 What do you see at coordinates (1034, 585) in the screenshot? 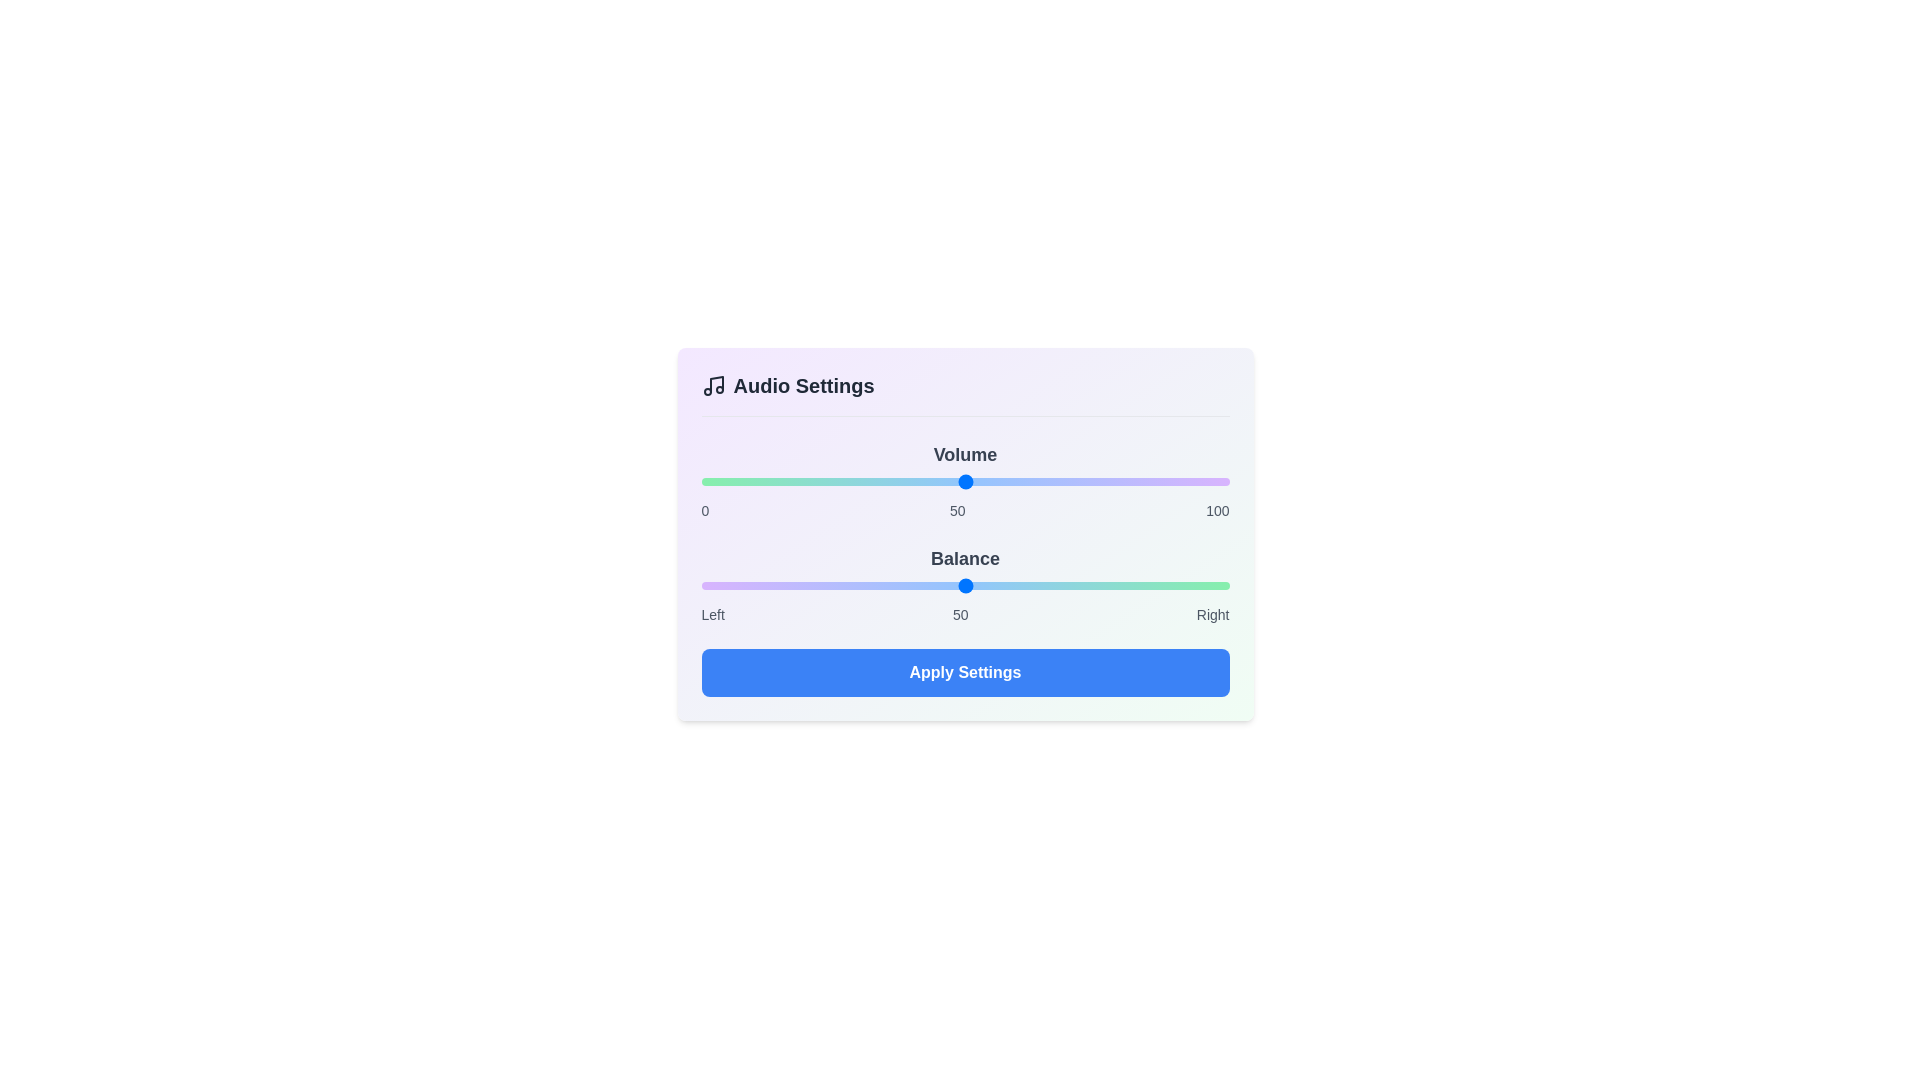
I see `balance` at bounding box center [1034, 585].